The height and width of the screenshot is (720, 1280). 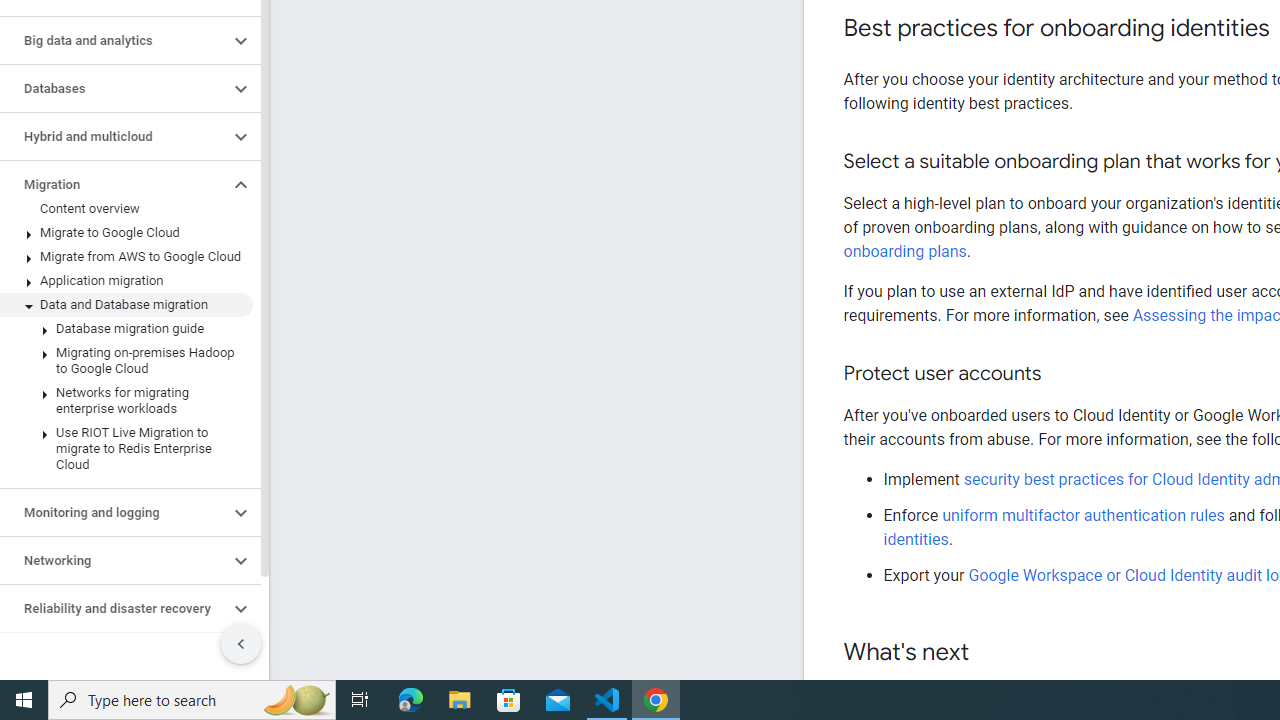 I want to click on 'Copy link to this section: What', so click(x=989, y=653).